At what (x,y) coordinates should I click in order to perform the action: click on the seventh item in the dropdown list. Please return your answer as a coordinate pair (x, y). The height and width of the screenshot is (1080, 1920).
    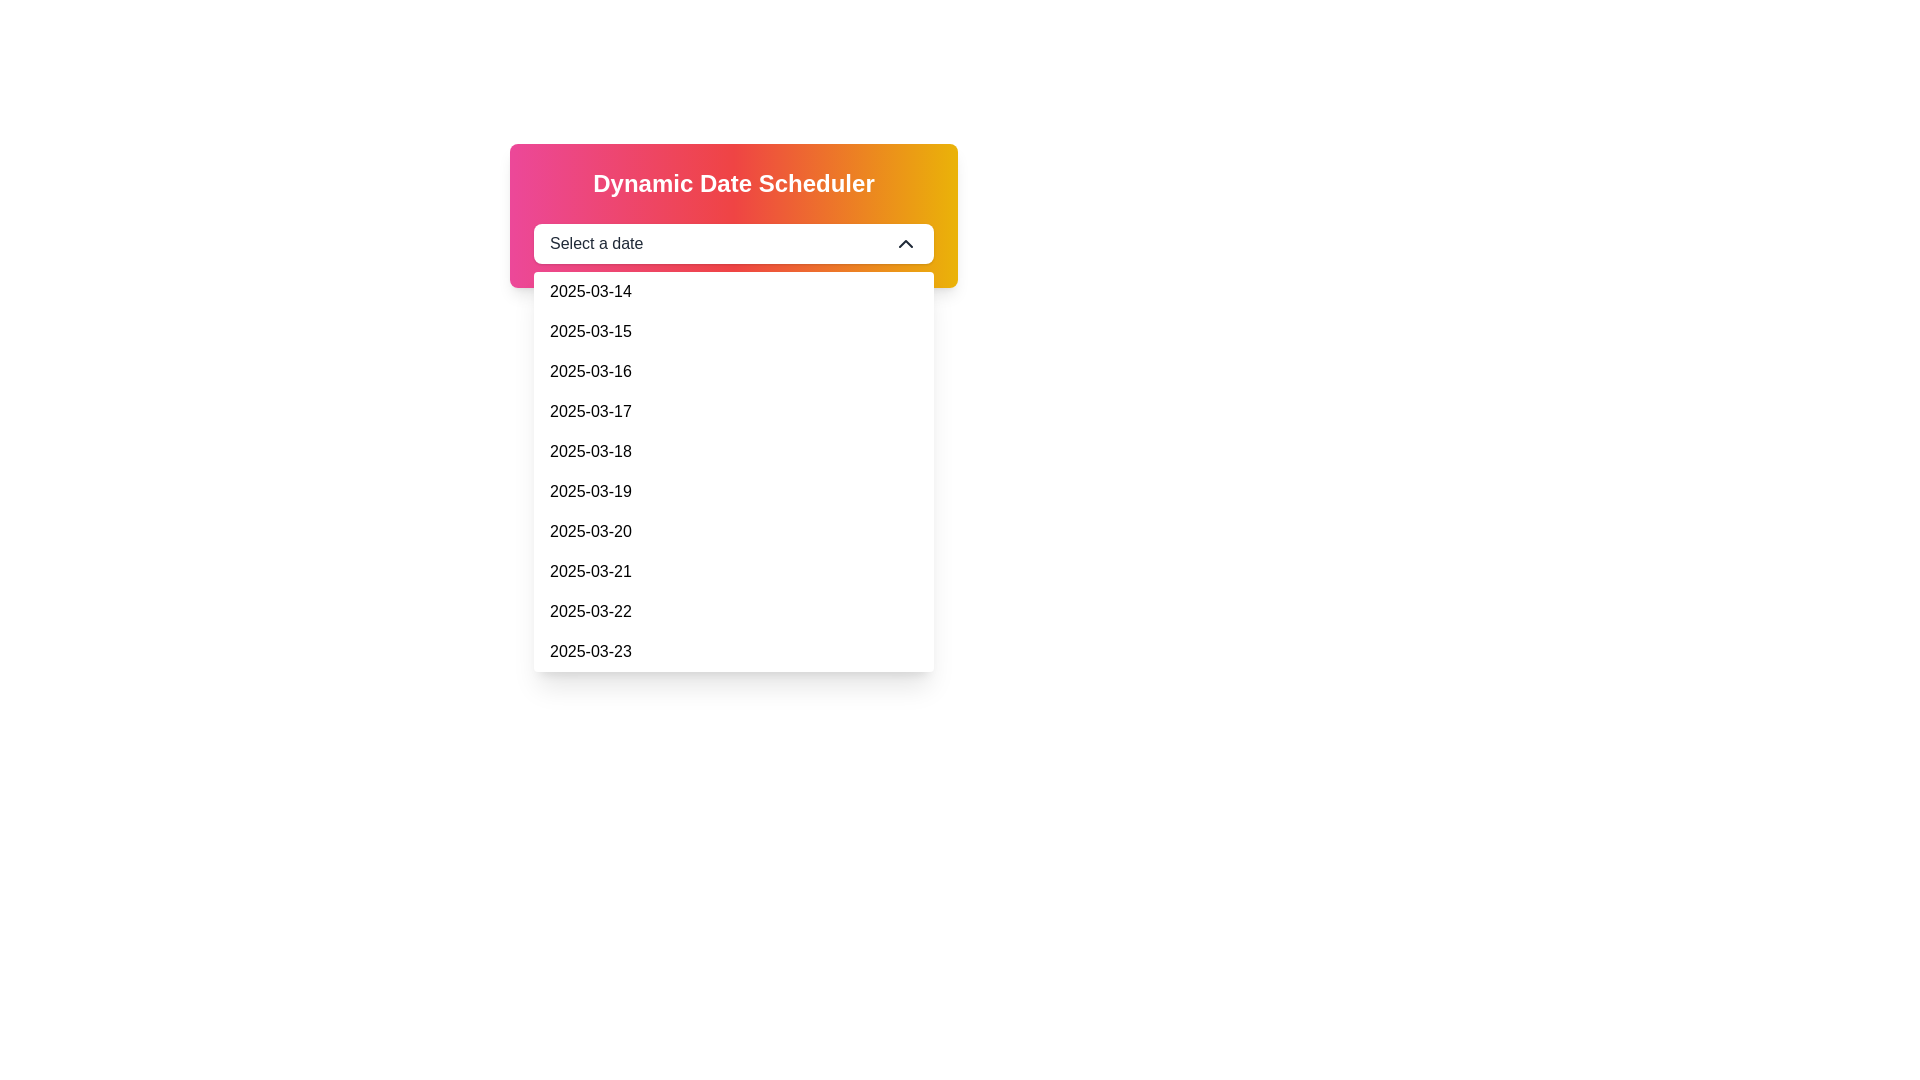
    Looking at the image, I should click on (589, 571).